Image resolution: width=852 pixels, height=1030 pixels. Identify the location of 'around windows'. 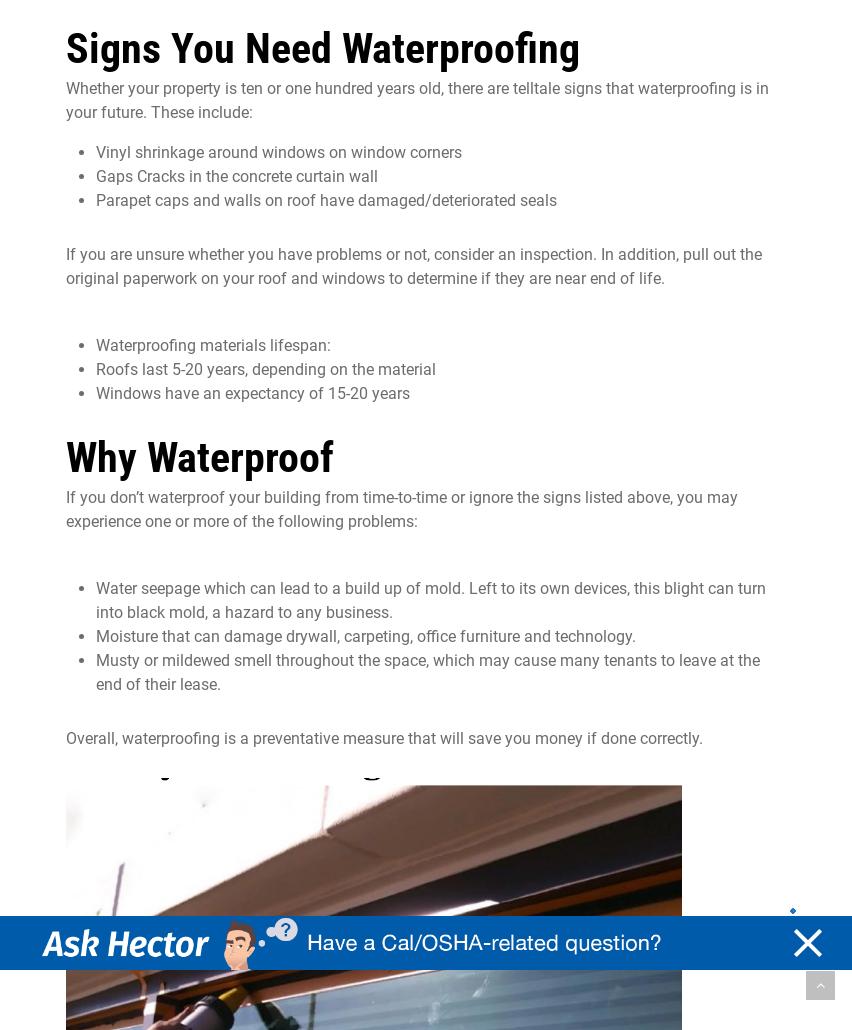
(266, 151).